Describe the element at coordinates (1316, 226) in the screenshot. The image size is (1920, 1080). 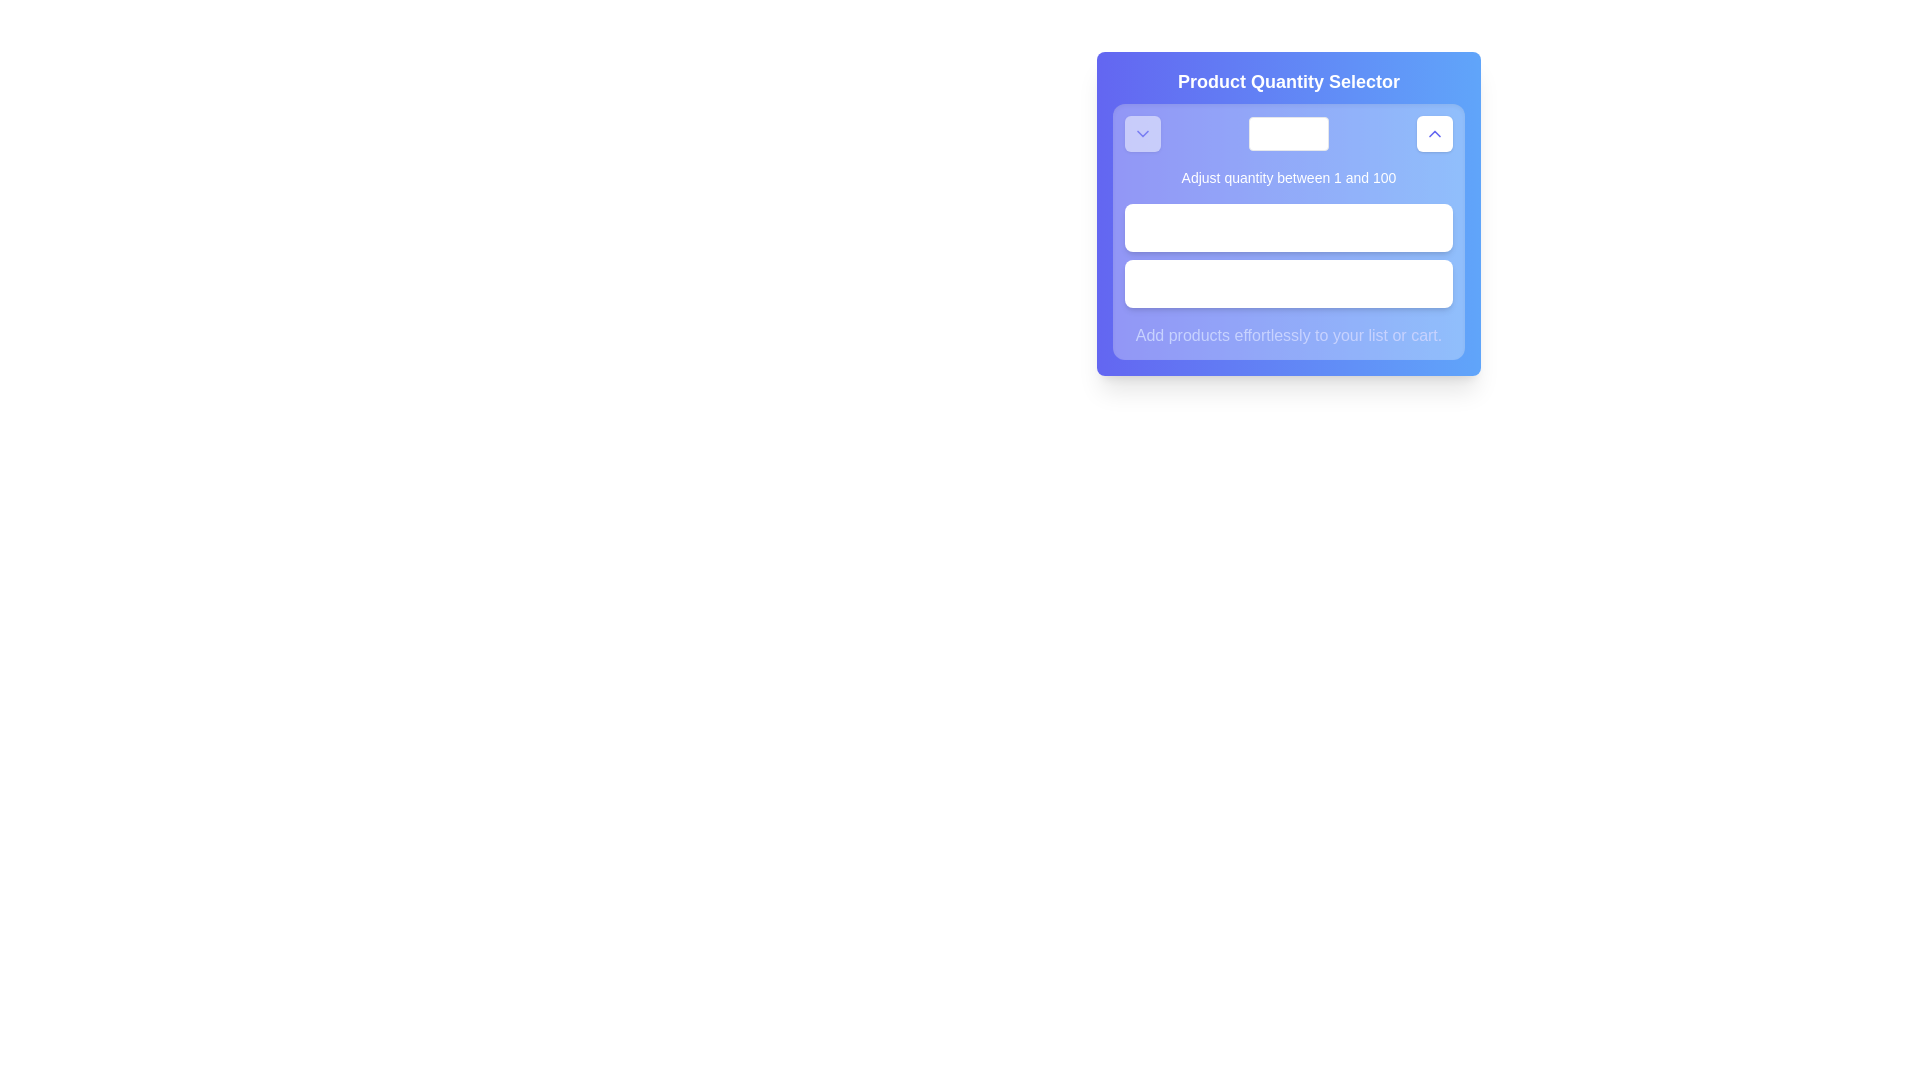
I see `the quantity` at that location.